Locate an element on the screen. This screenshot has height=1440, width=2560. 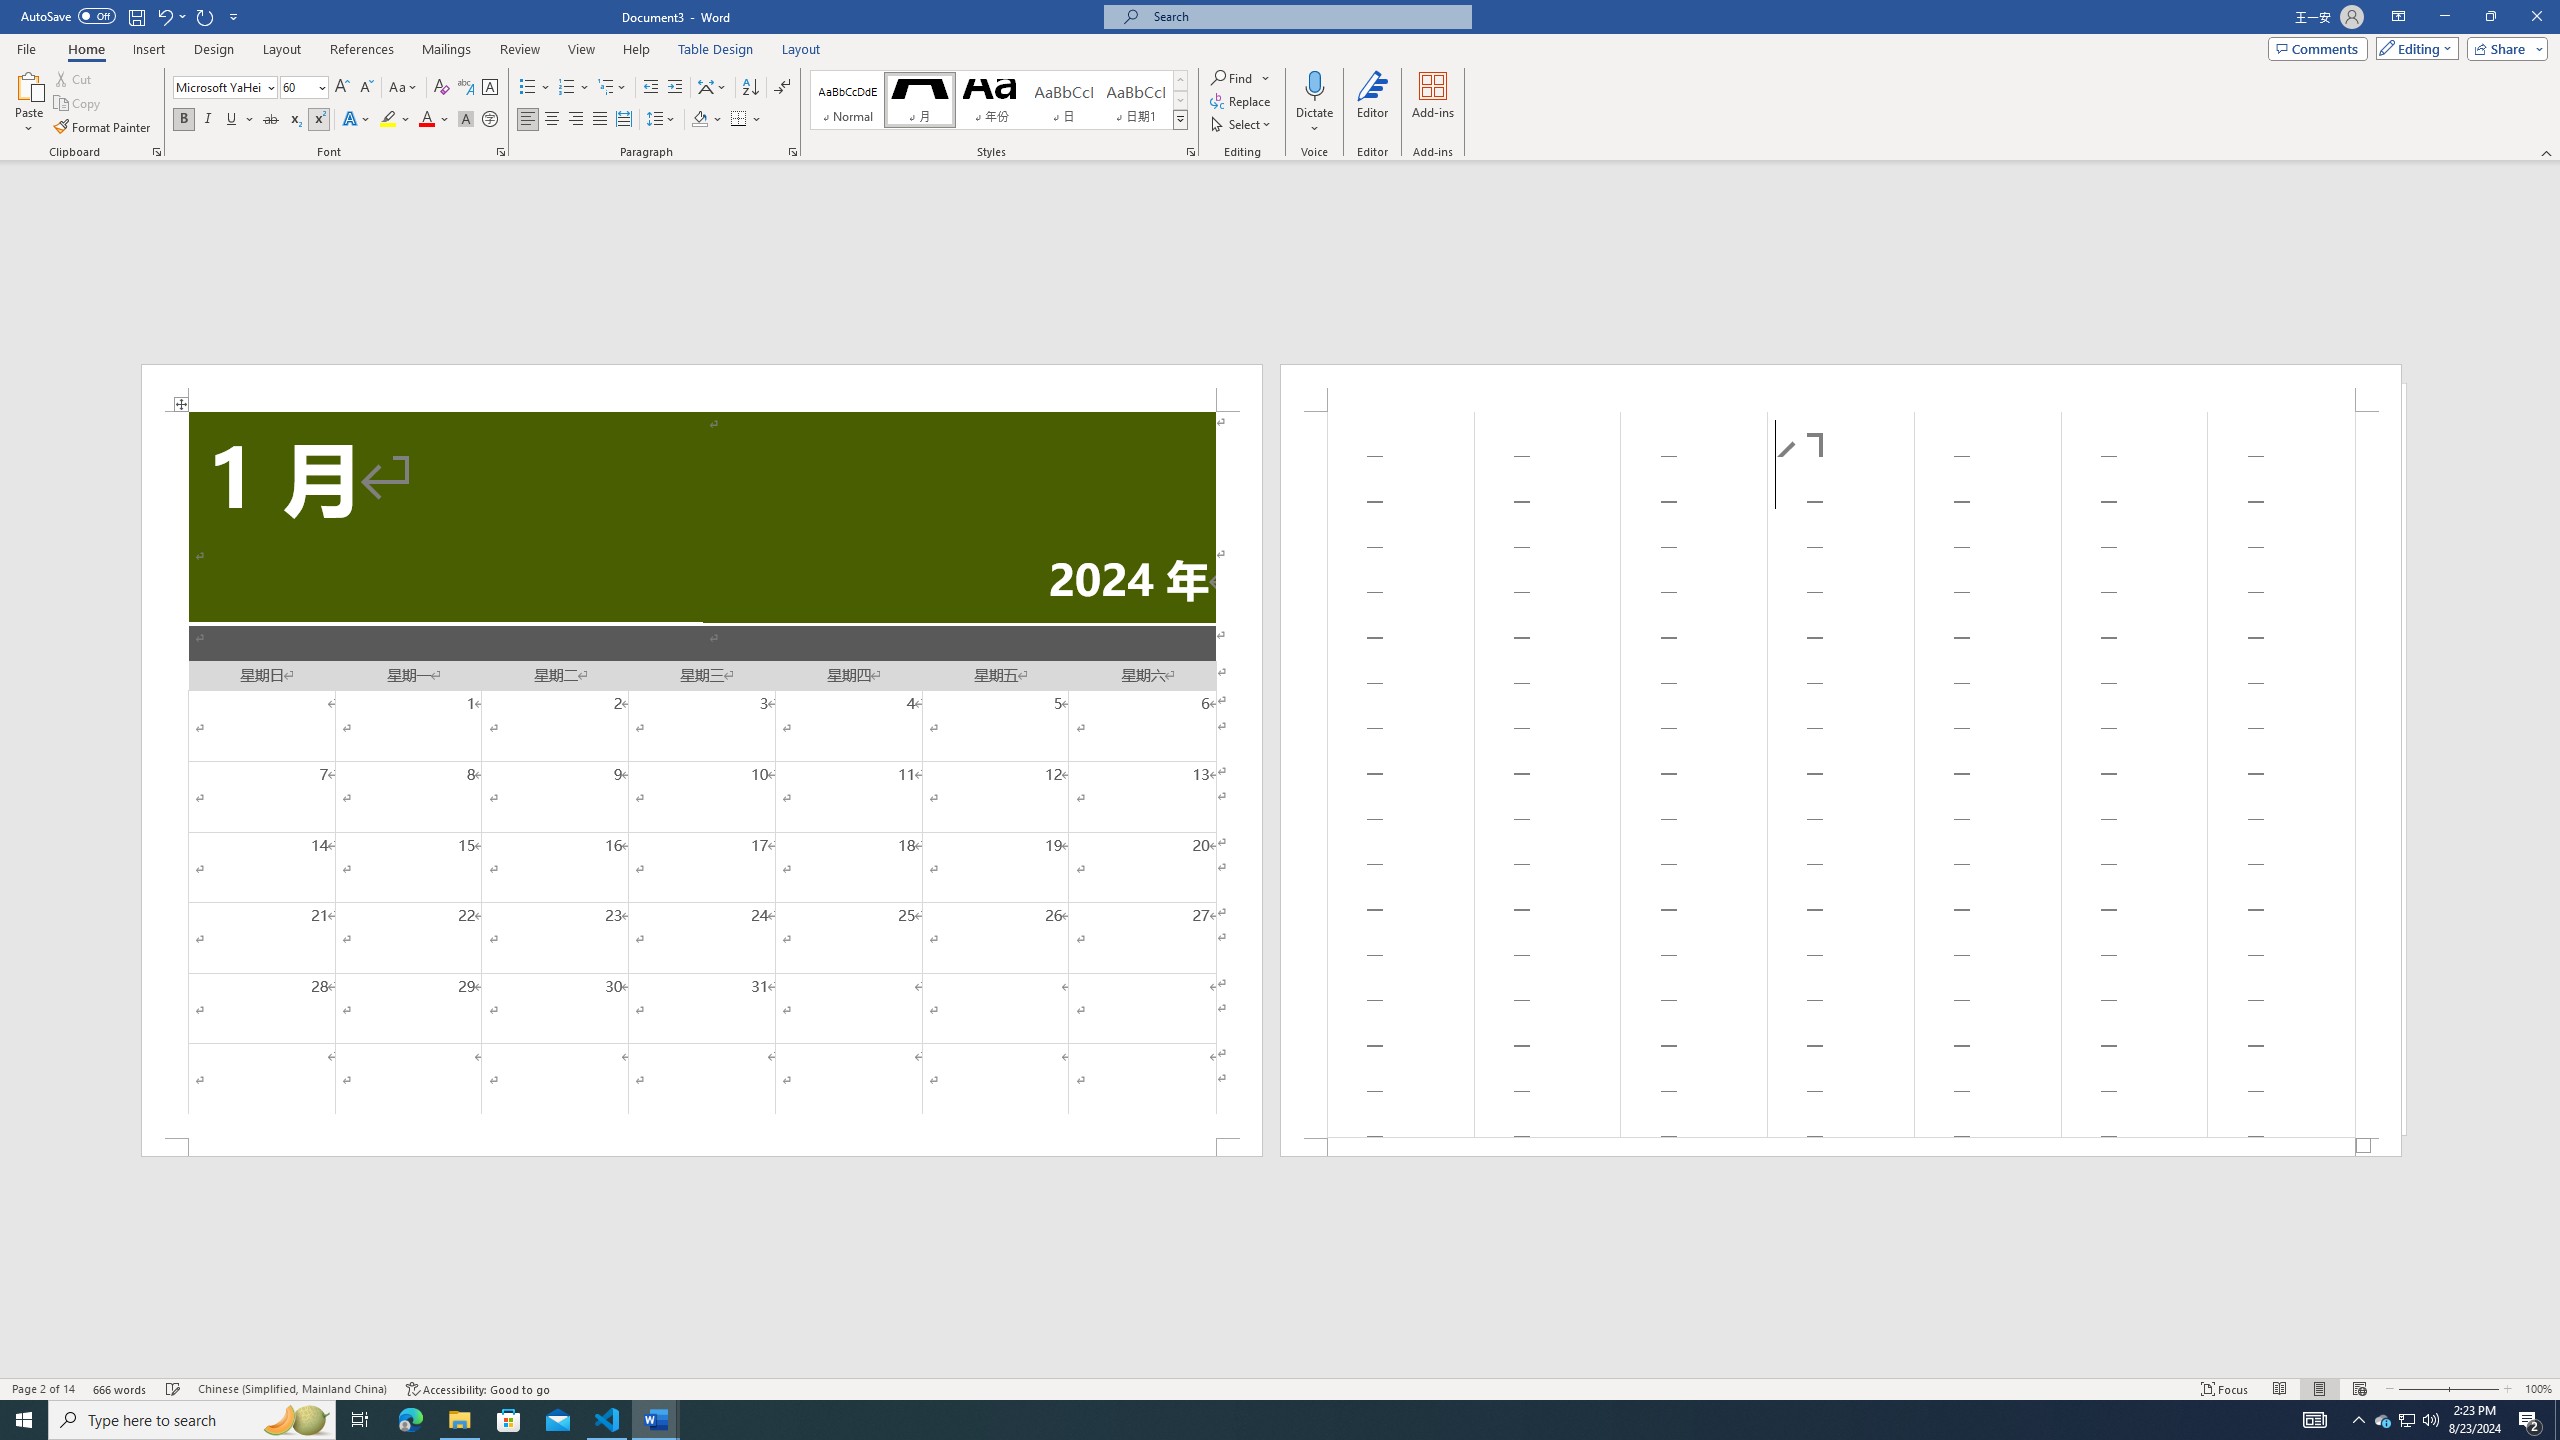
'Bullets' is located at coordinates (527, 87).